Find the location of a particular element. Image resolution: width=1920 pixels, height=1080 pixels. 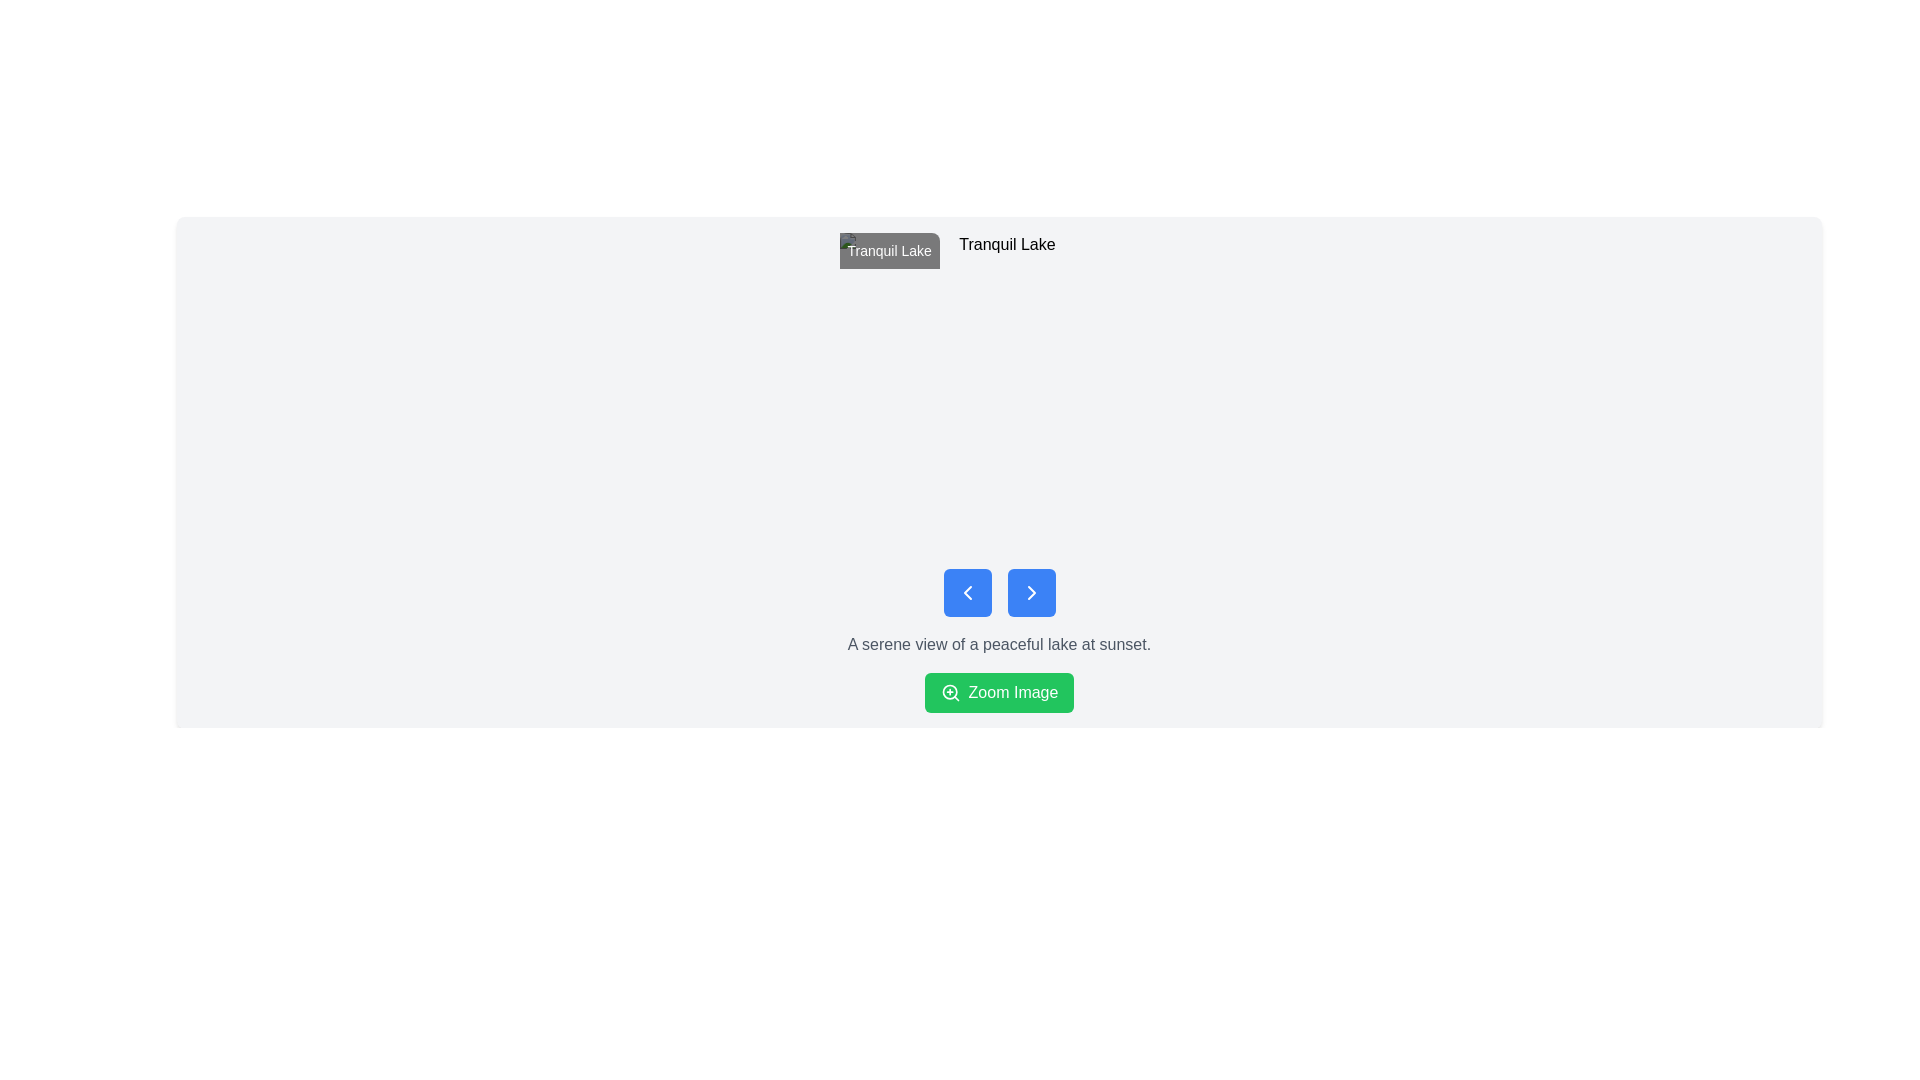

the central image display frame with a rounded border that has a light gray background to interact with its potential overlay or options is located at coordinates (999, 393).